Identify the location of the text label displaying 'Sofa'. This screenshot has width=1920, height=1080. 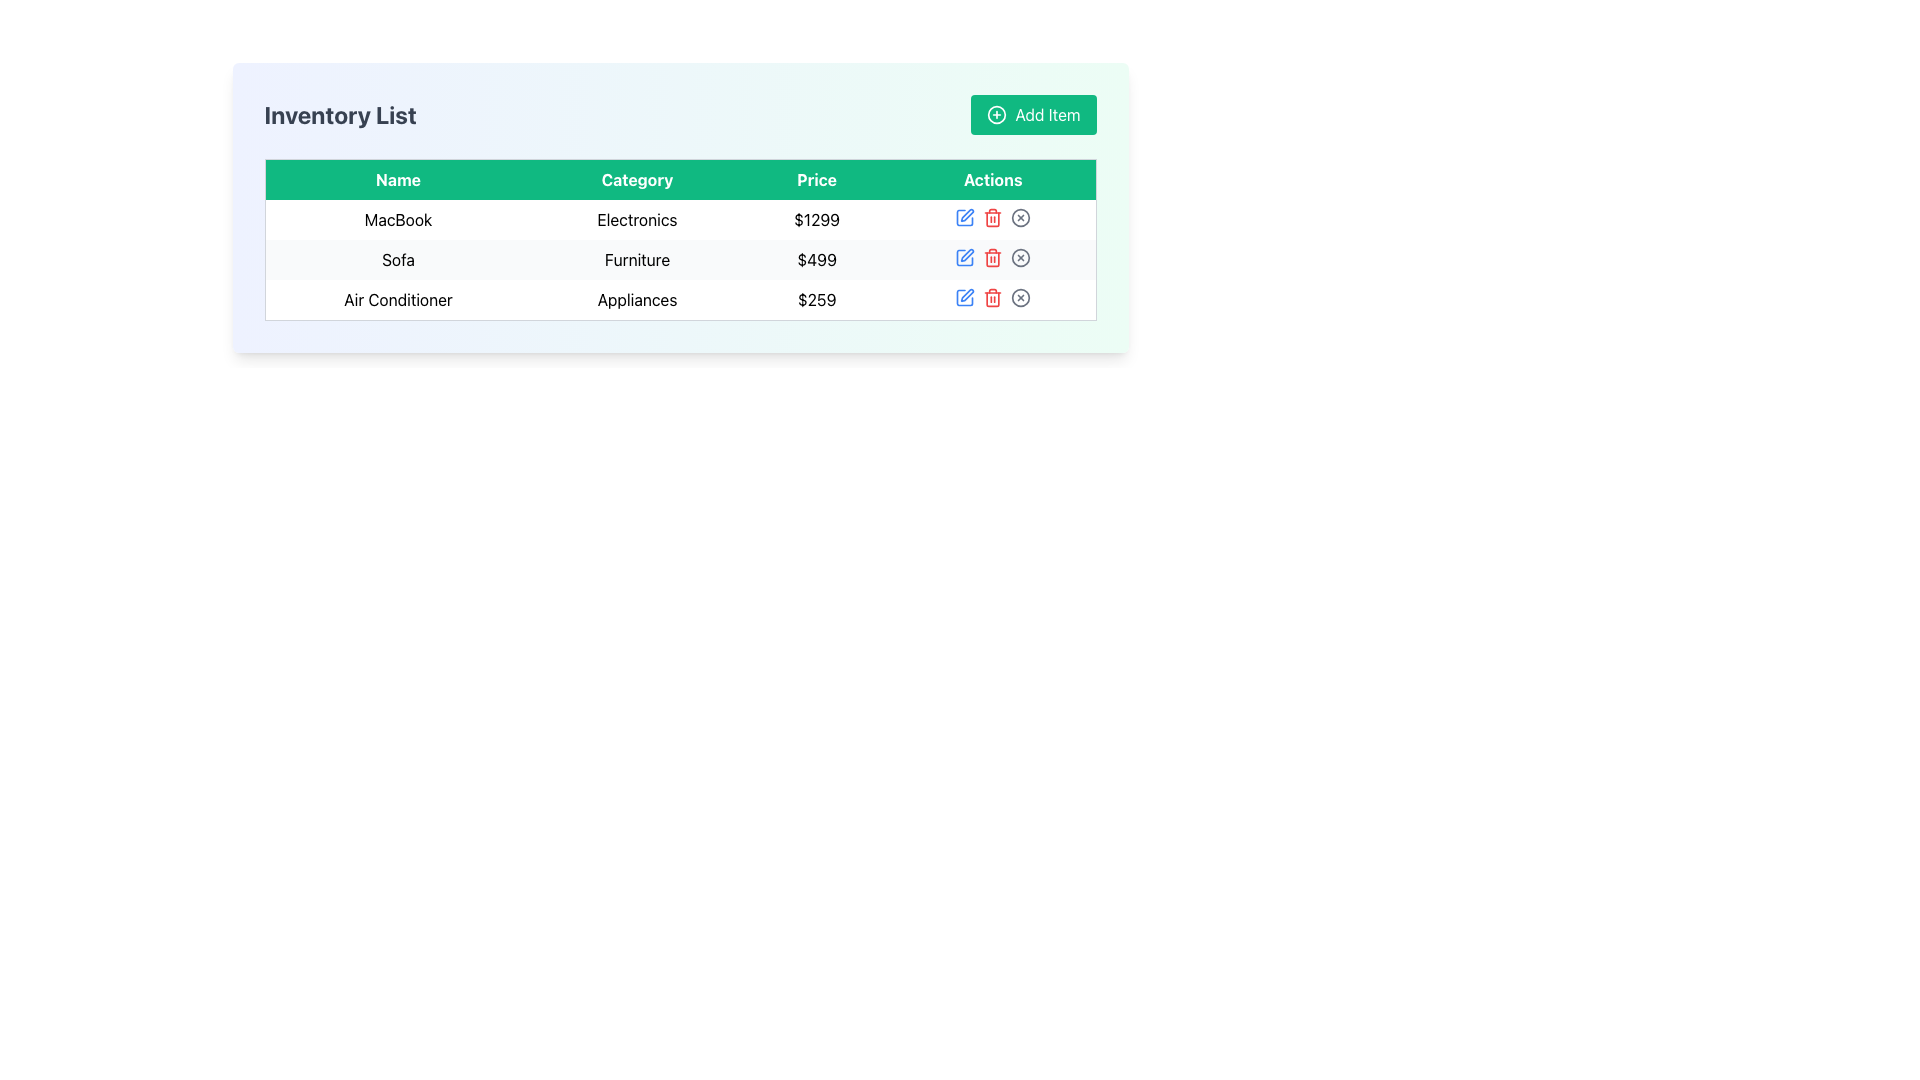
(398, 258).